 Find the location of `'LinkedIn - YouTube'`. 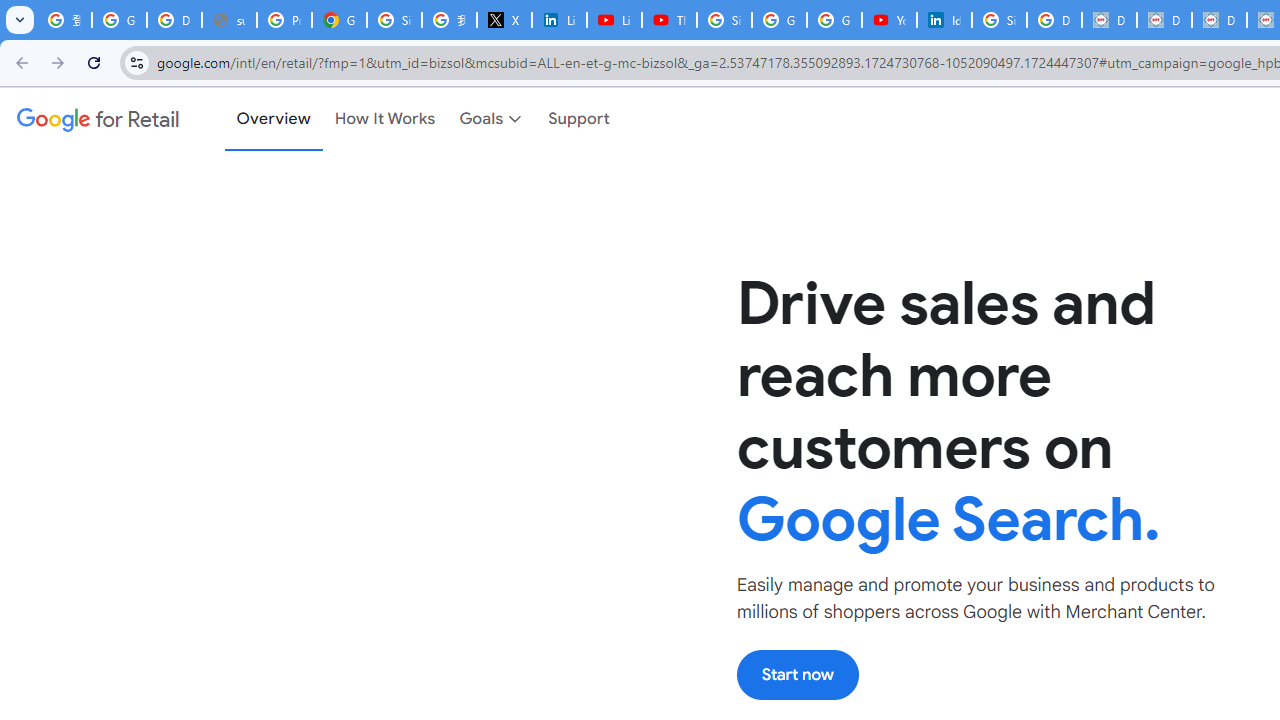

'LinkedIn - YouTube' is located at coordinates (614, 20).